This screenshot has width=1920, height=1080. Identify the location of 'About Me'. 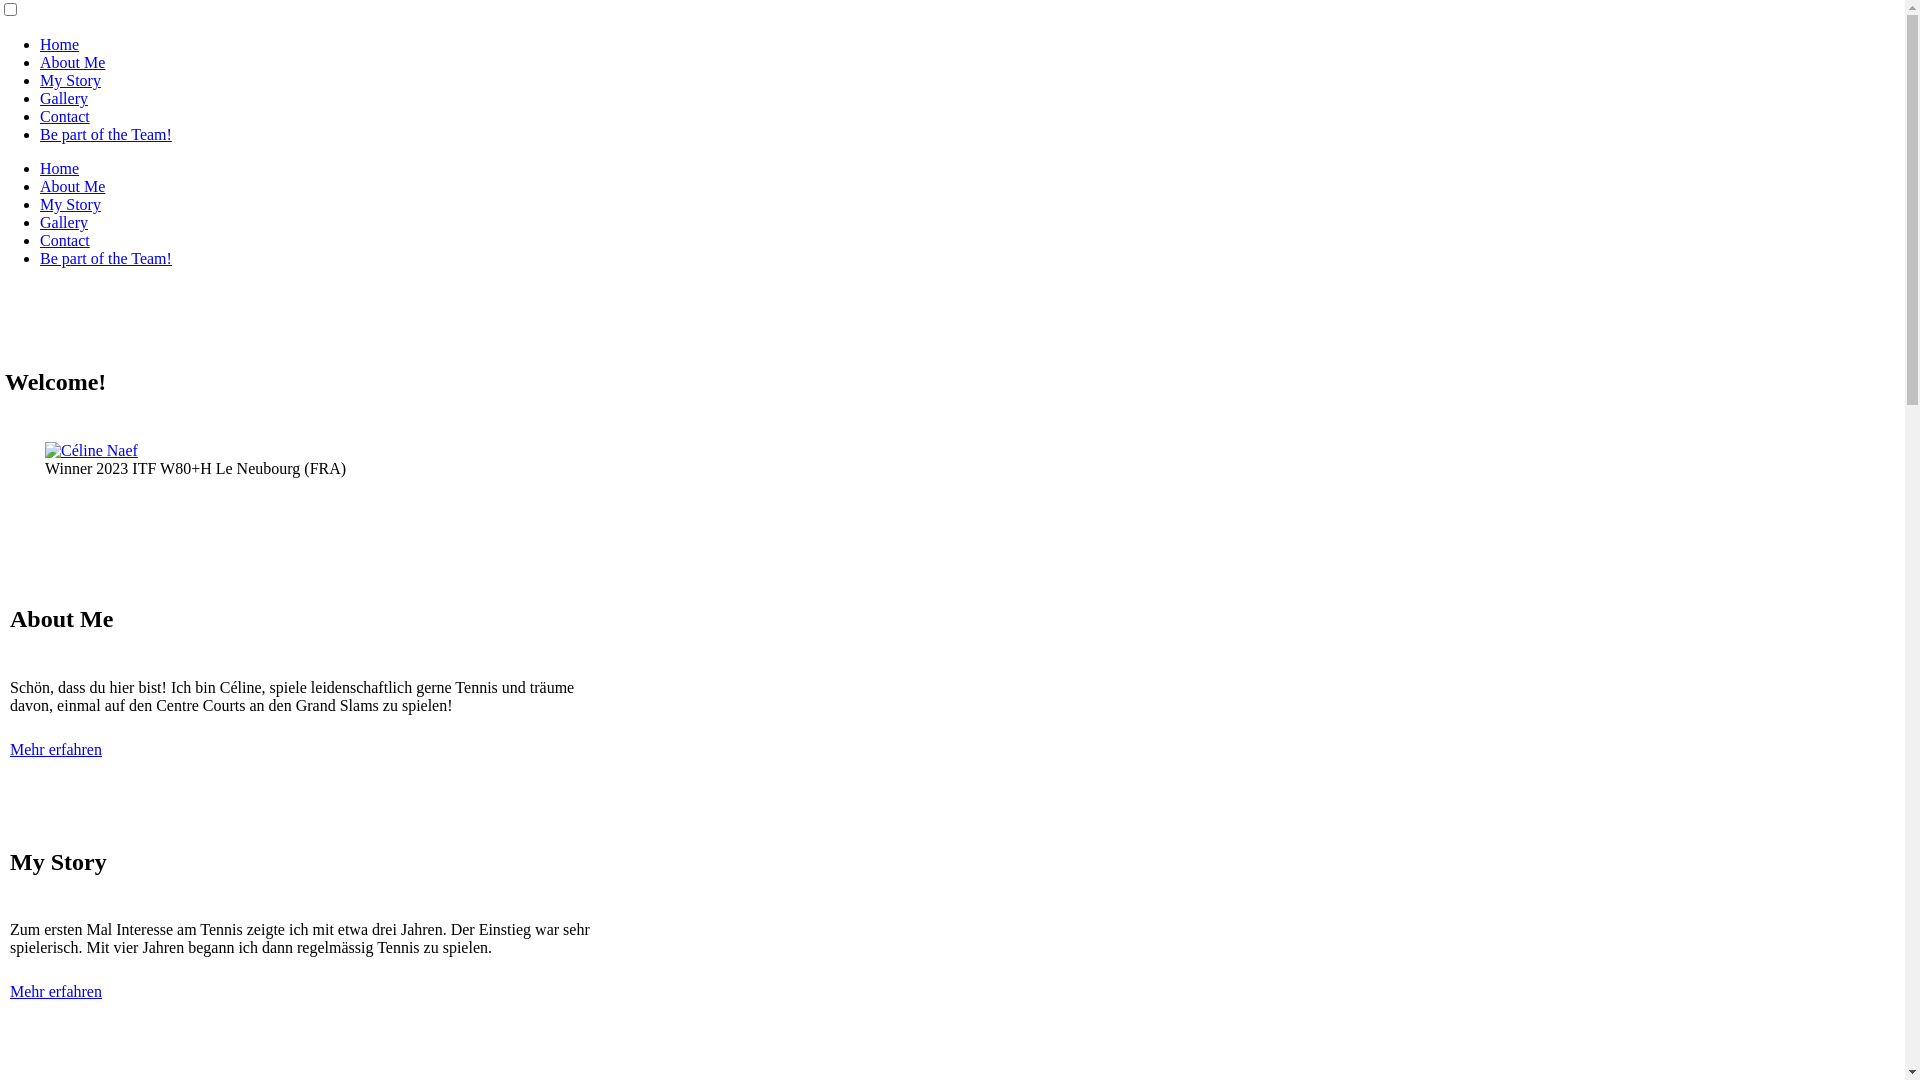
(72, 186).